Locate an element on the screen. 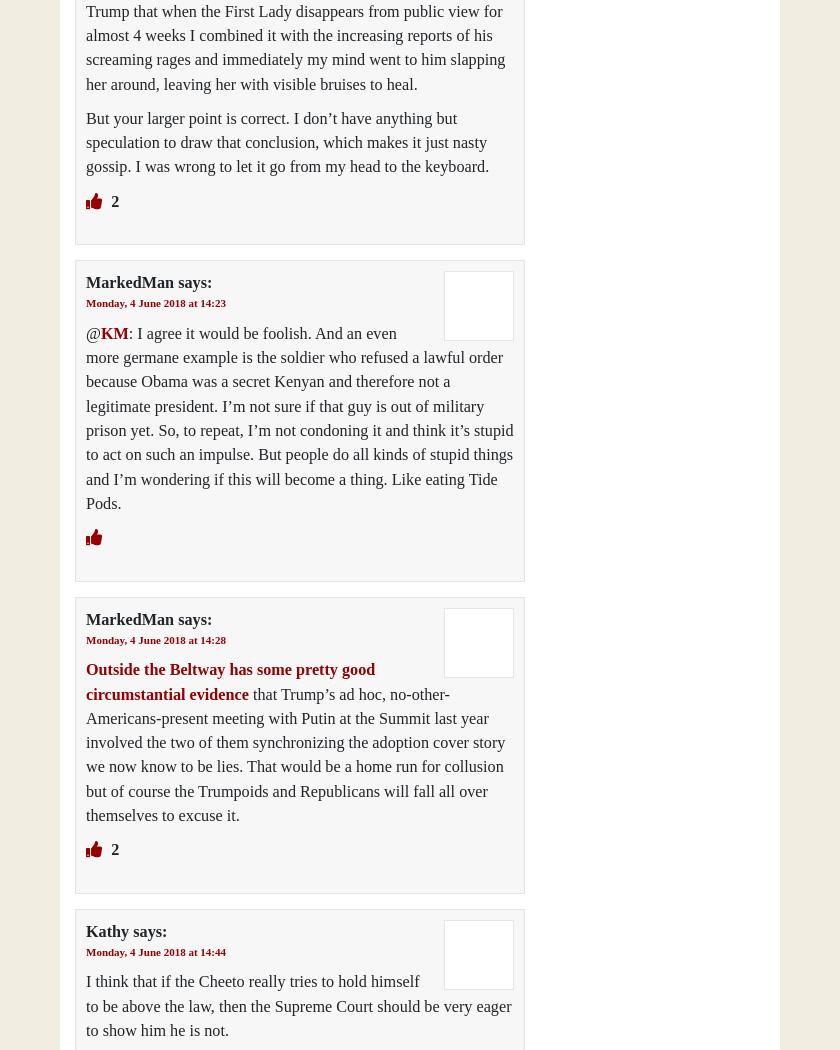  'I think that if the Cheeto really tries to hold himself to be above the law, then the Supreme Court should be very eager to show him he is not.' is located at coordinates (298, 1006).